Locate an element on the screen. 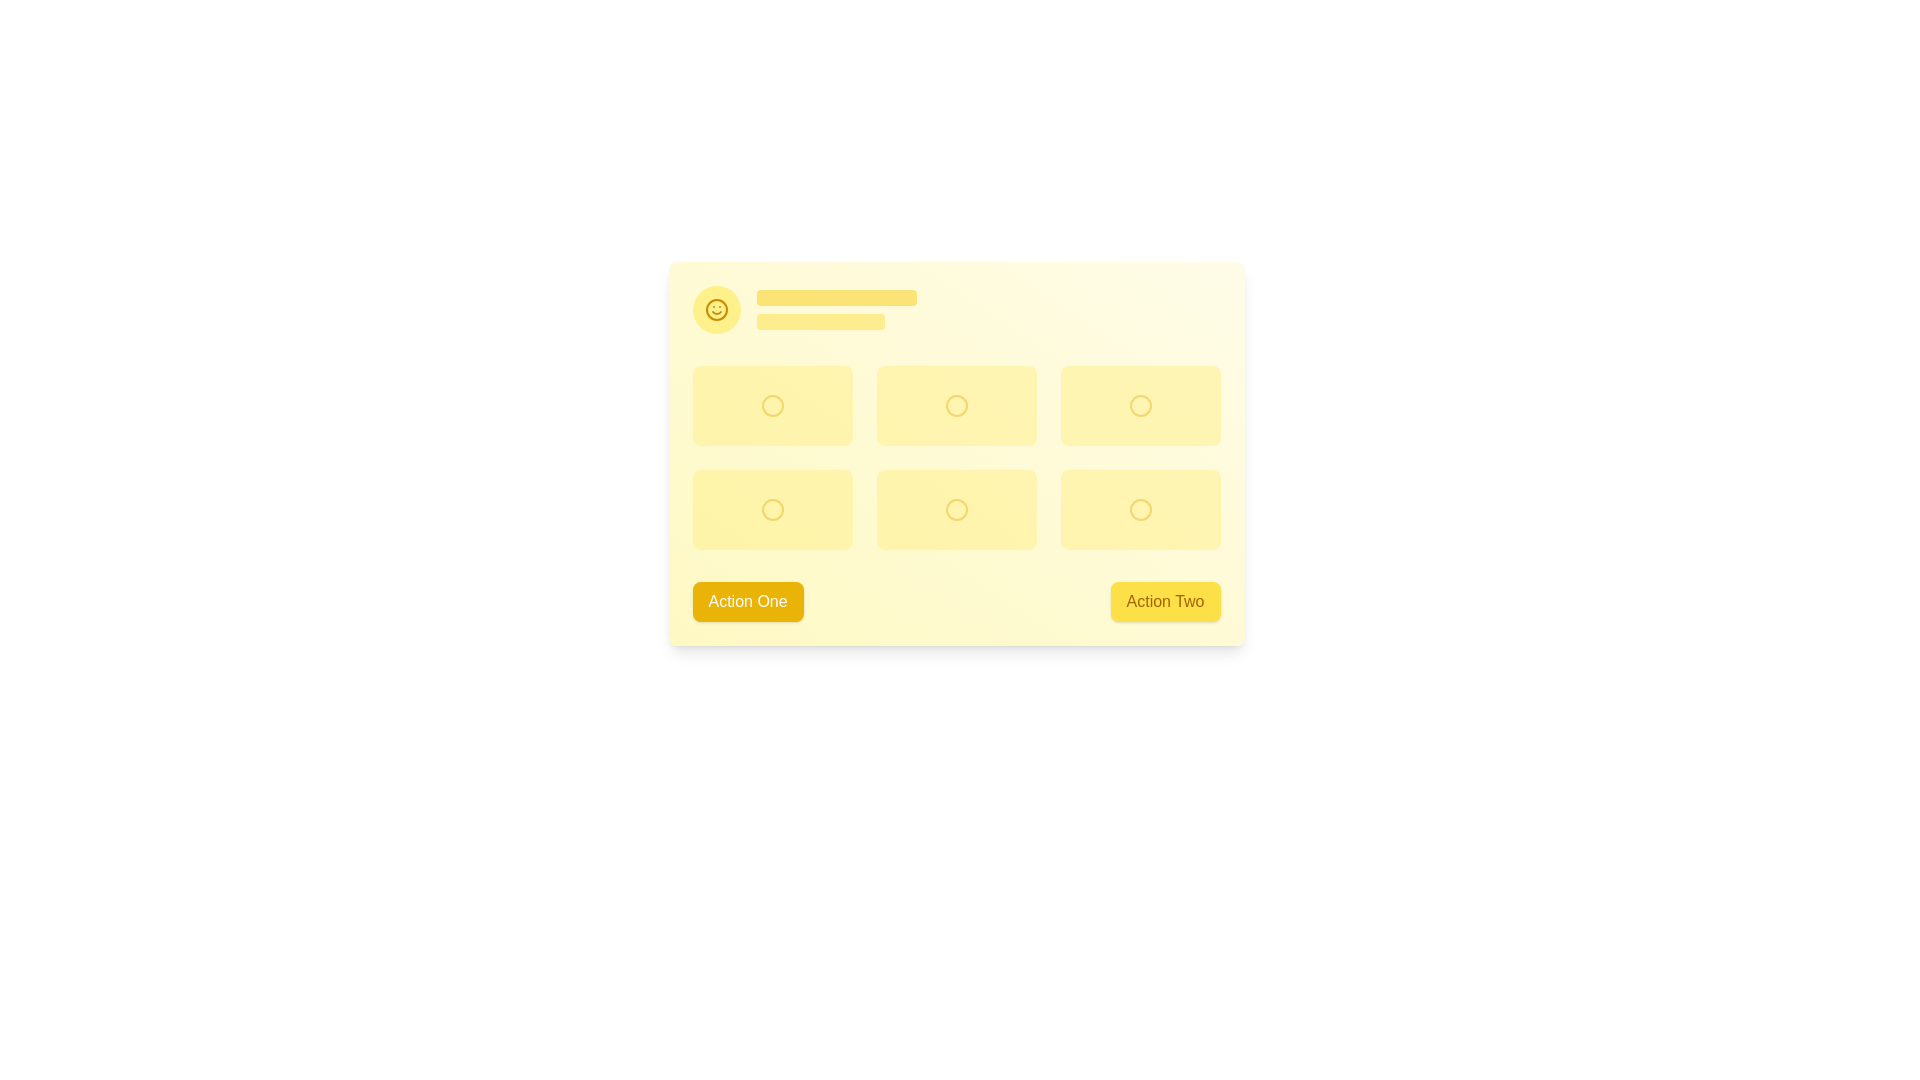  horizontal row component that contains a circular yellow badge with a smiley face icon on the left and two yellow rectangular pulsating bars resembling placeholder text blocks on the right is located at coordinates (955, 309).